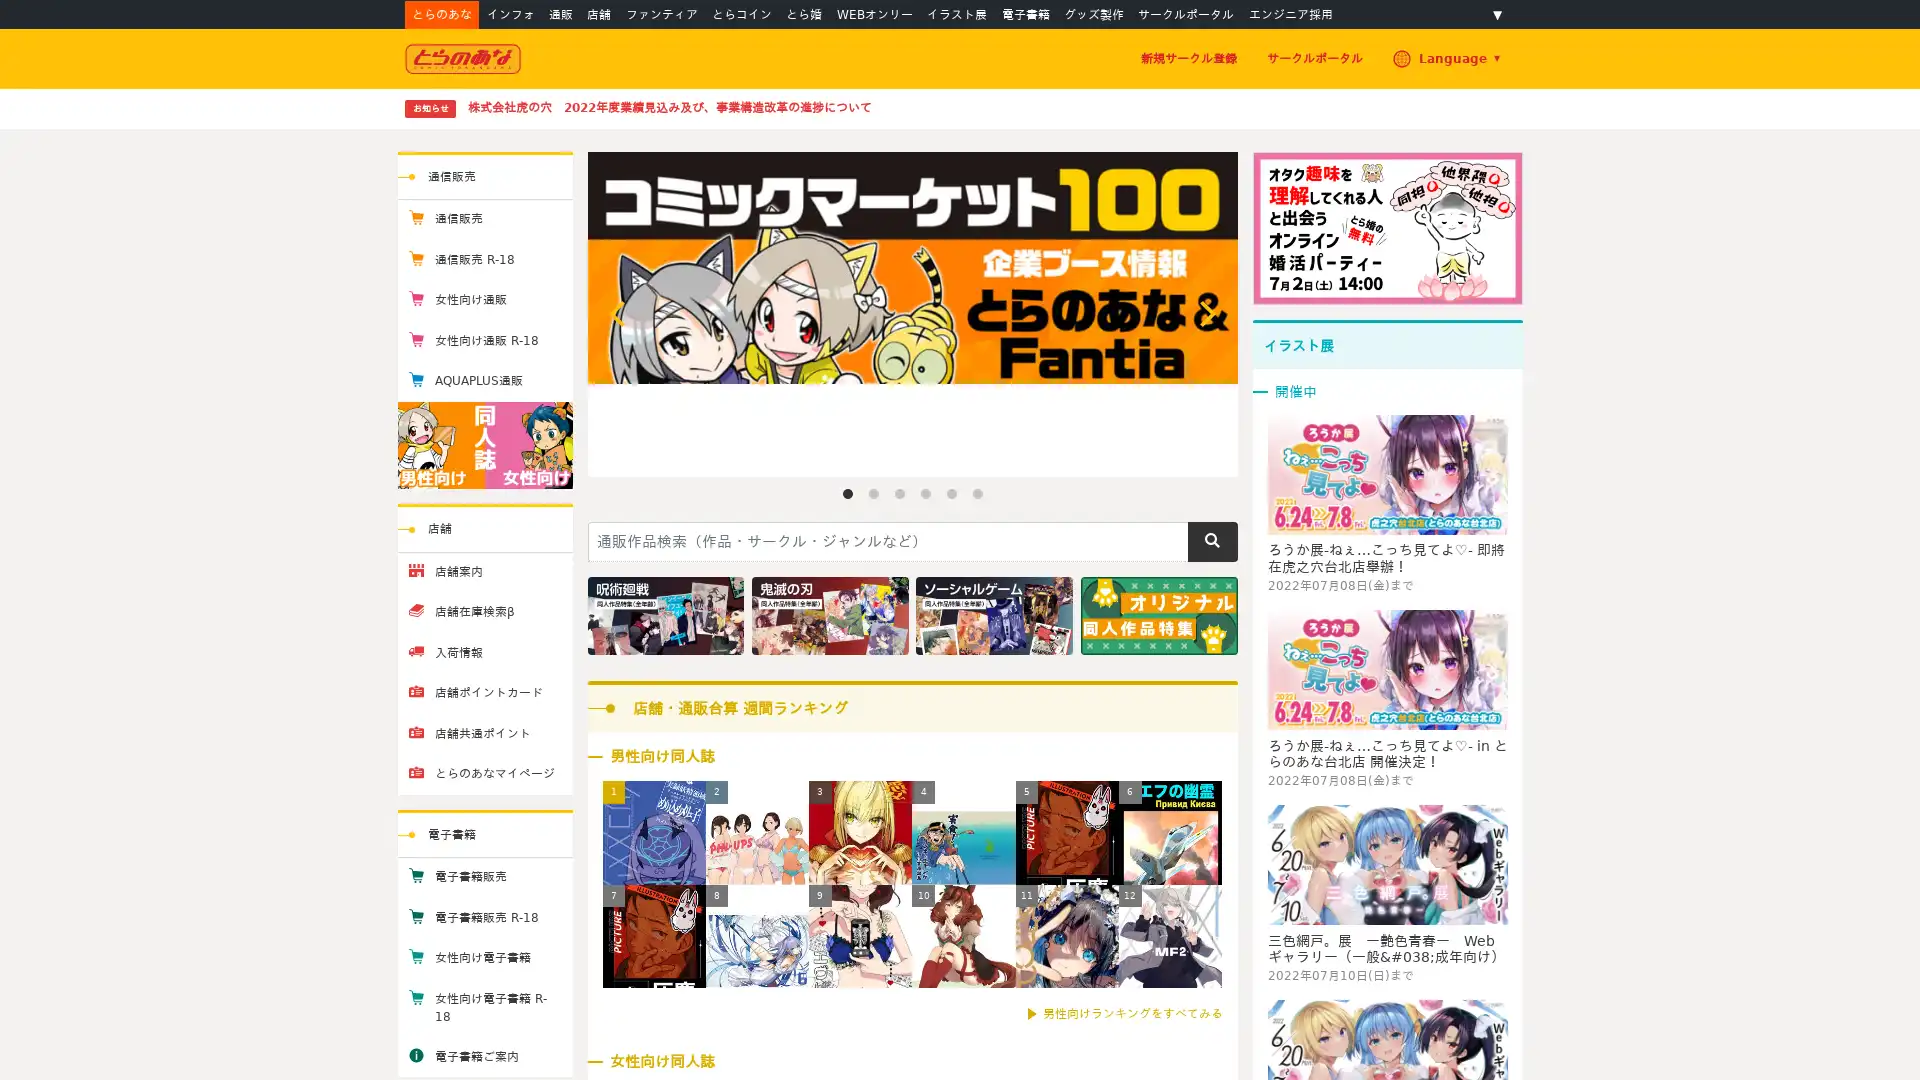 Image resolution: width=1920 pixels, height=1080 pixels. What do you see at coordinates (618, 313) in the screenshot?
I see `Previous` at bounding box center [618, 313].